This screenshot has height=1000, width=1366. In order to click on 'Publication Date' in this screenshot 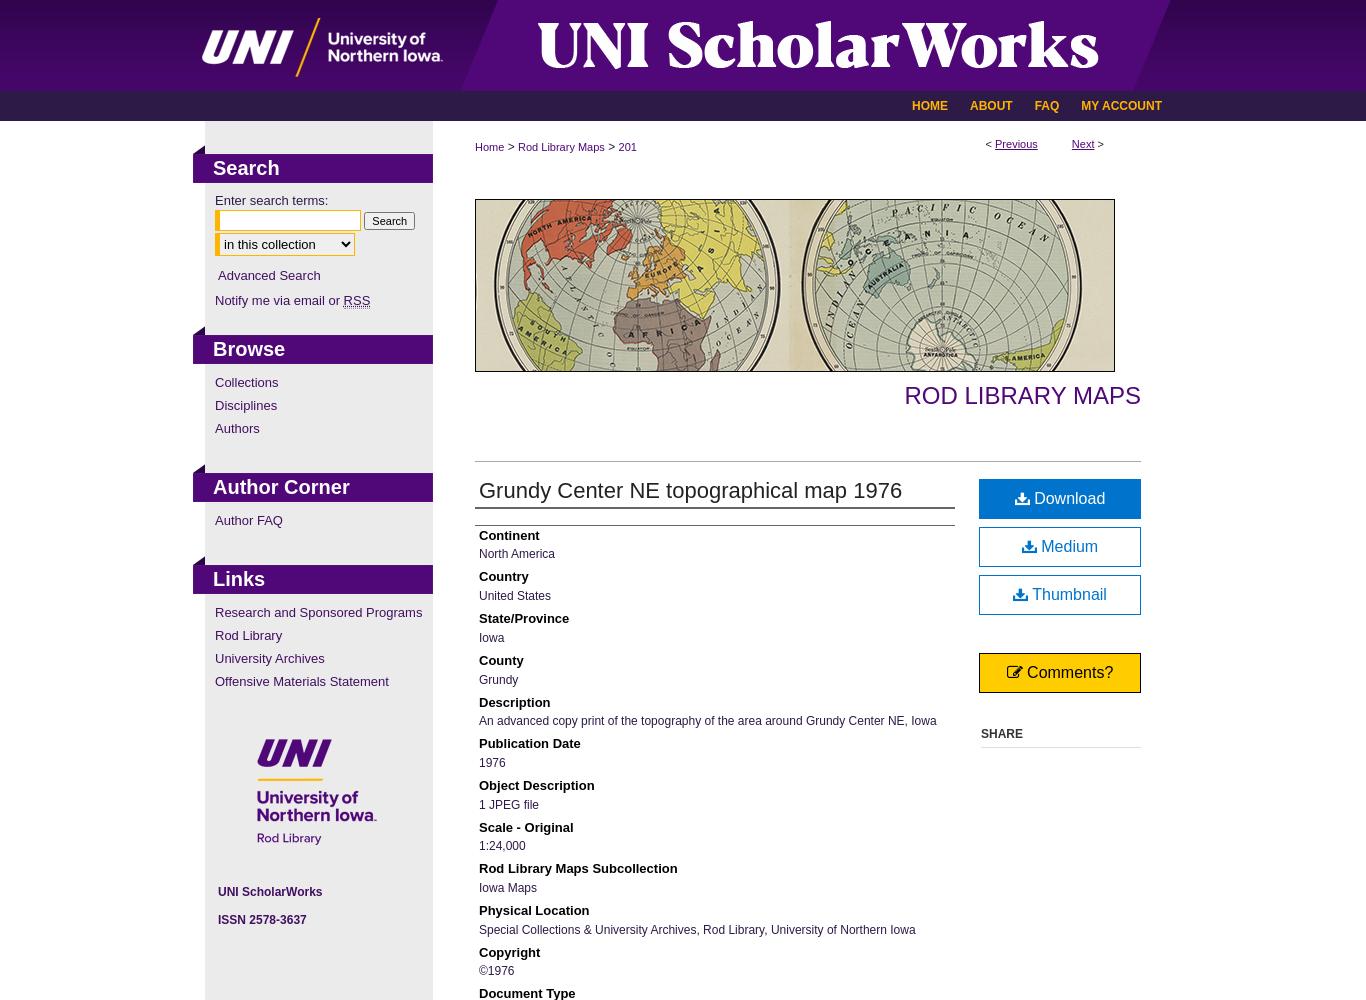, I will do `click(479, 742)`.